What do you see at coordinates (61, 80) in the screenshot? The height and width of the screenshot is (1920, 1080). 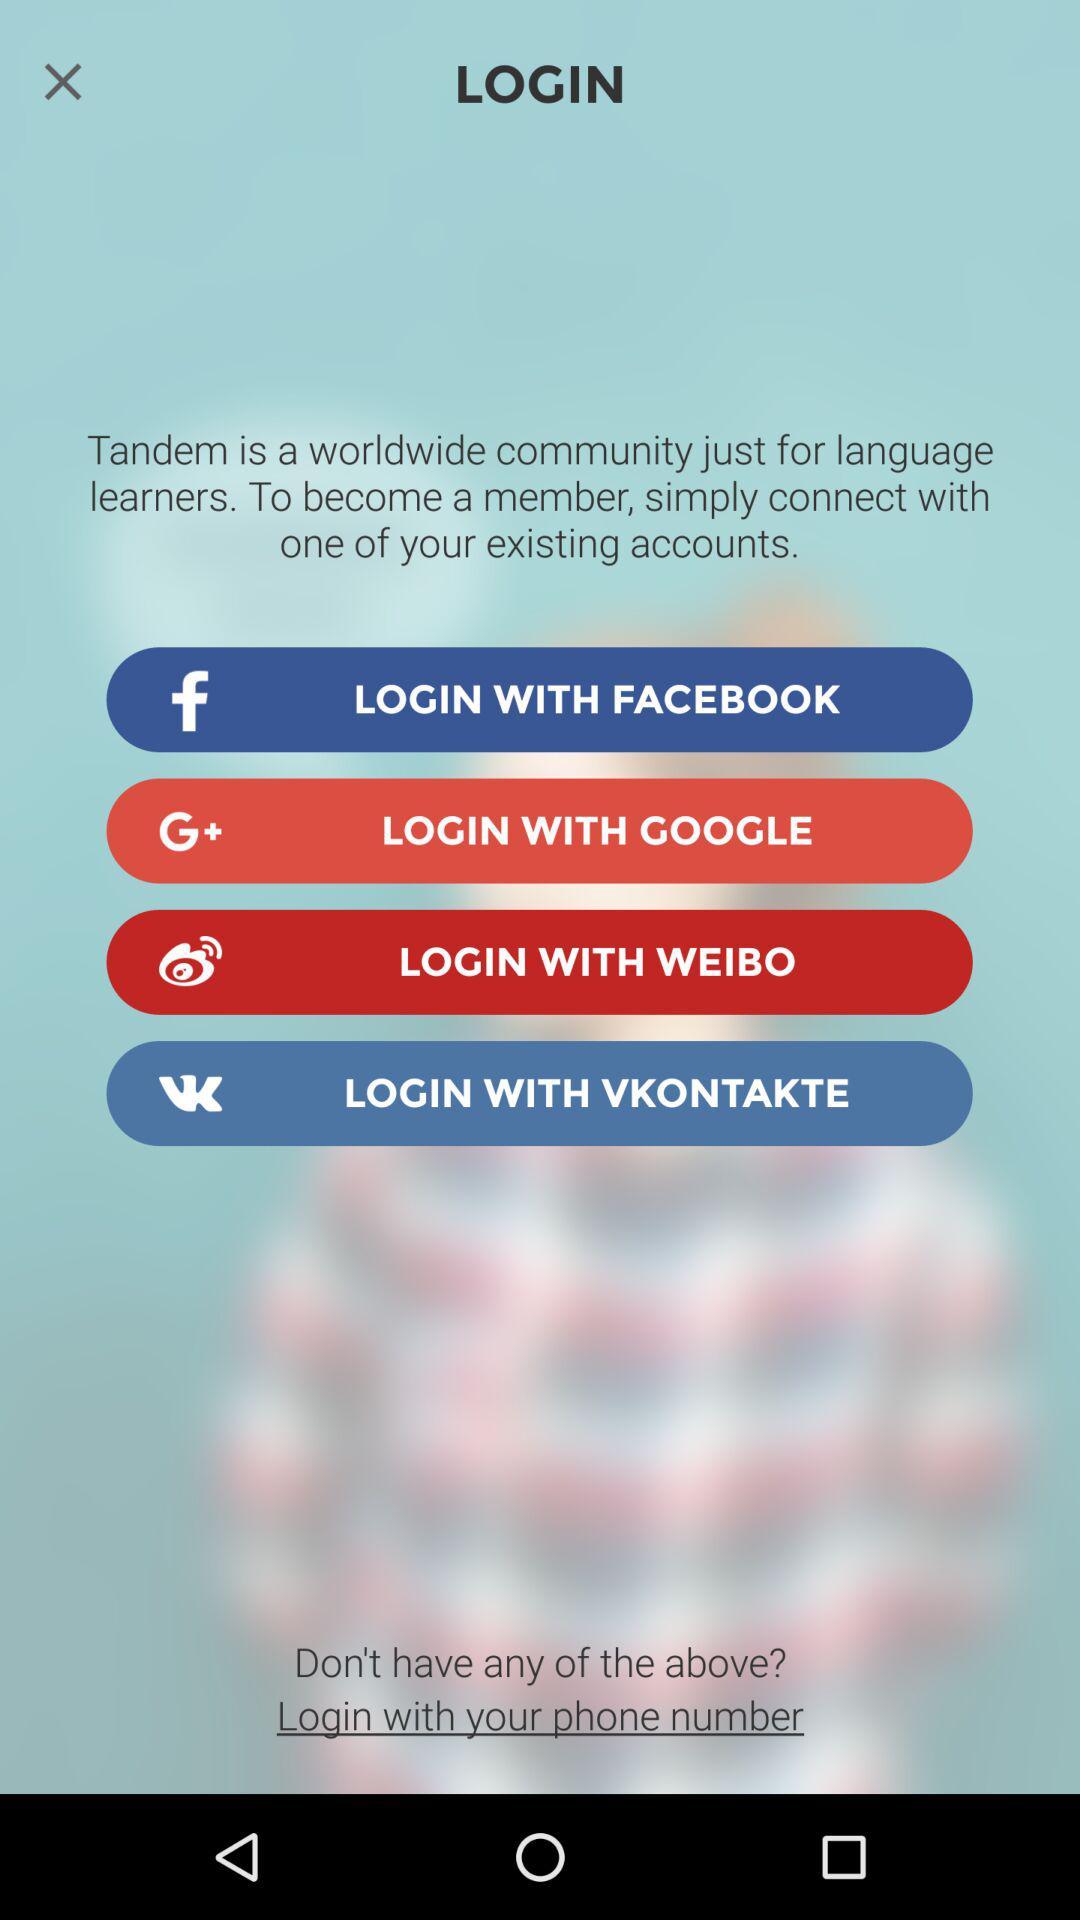 I see `login` at bounding box center [61, 80].